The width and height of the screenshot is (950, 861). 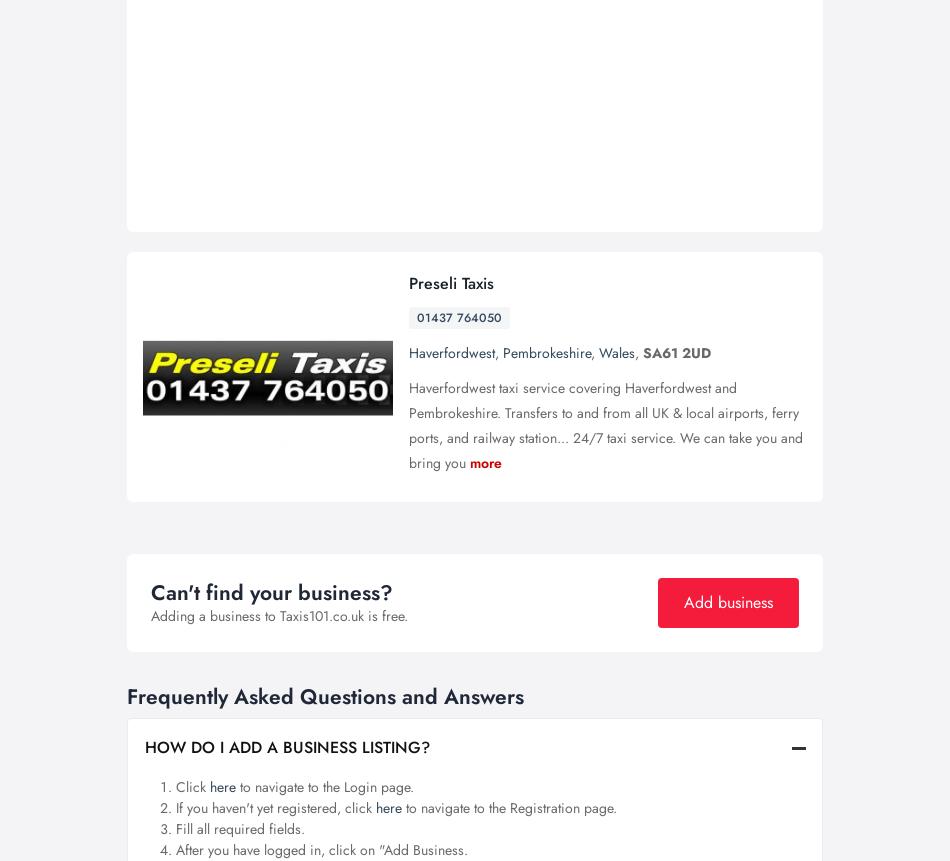 I want to click on 'Register', so click(x=630, y=27).